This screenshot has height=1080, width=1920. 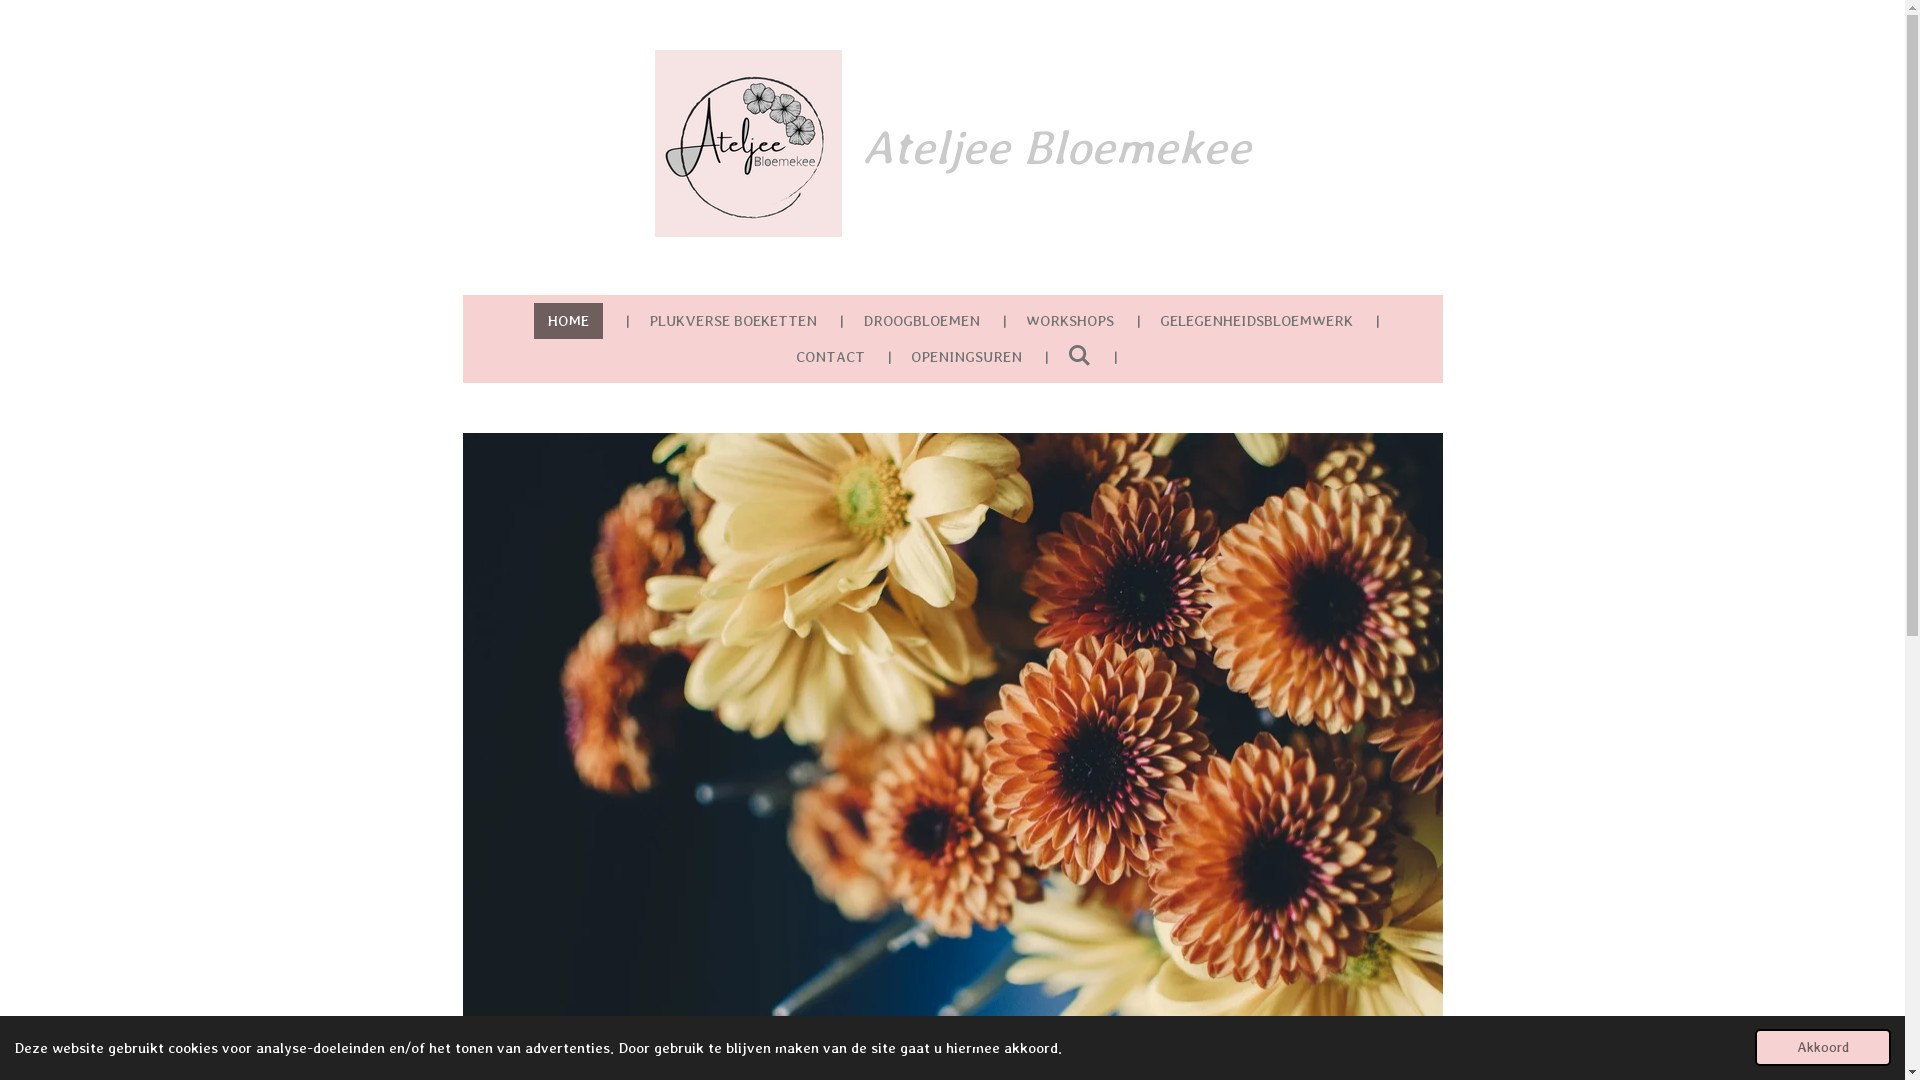 What do you see at coordinates (732, 319) in the screenshot?
I see `'PLUKVERSE BOEKETTEN'` at bounding box center [732, 319].